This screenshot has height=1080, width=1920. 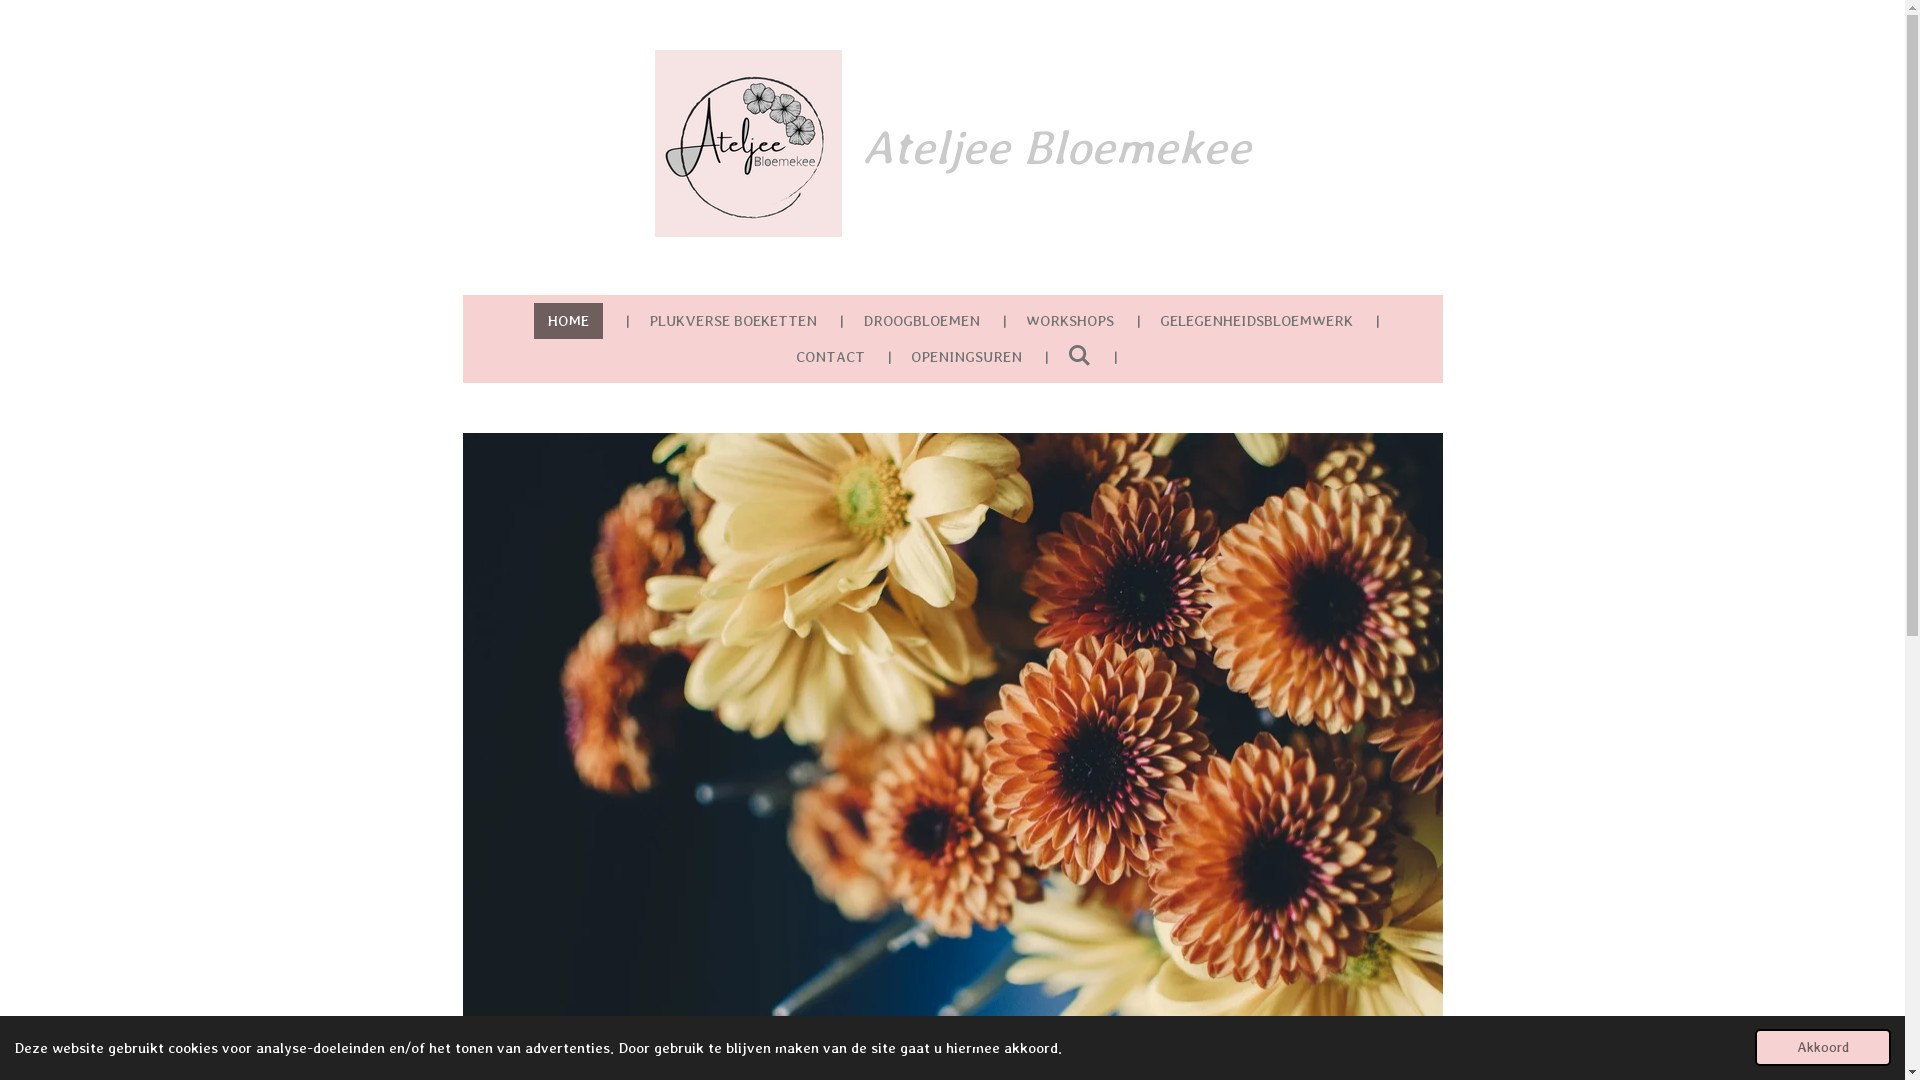 What do you see at coordinates (732, 319) in the screenshot?
I see `'PLUKVERSE BOEKETTEN'` at bounding box center [732, 319].